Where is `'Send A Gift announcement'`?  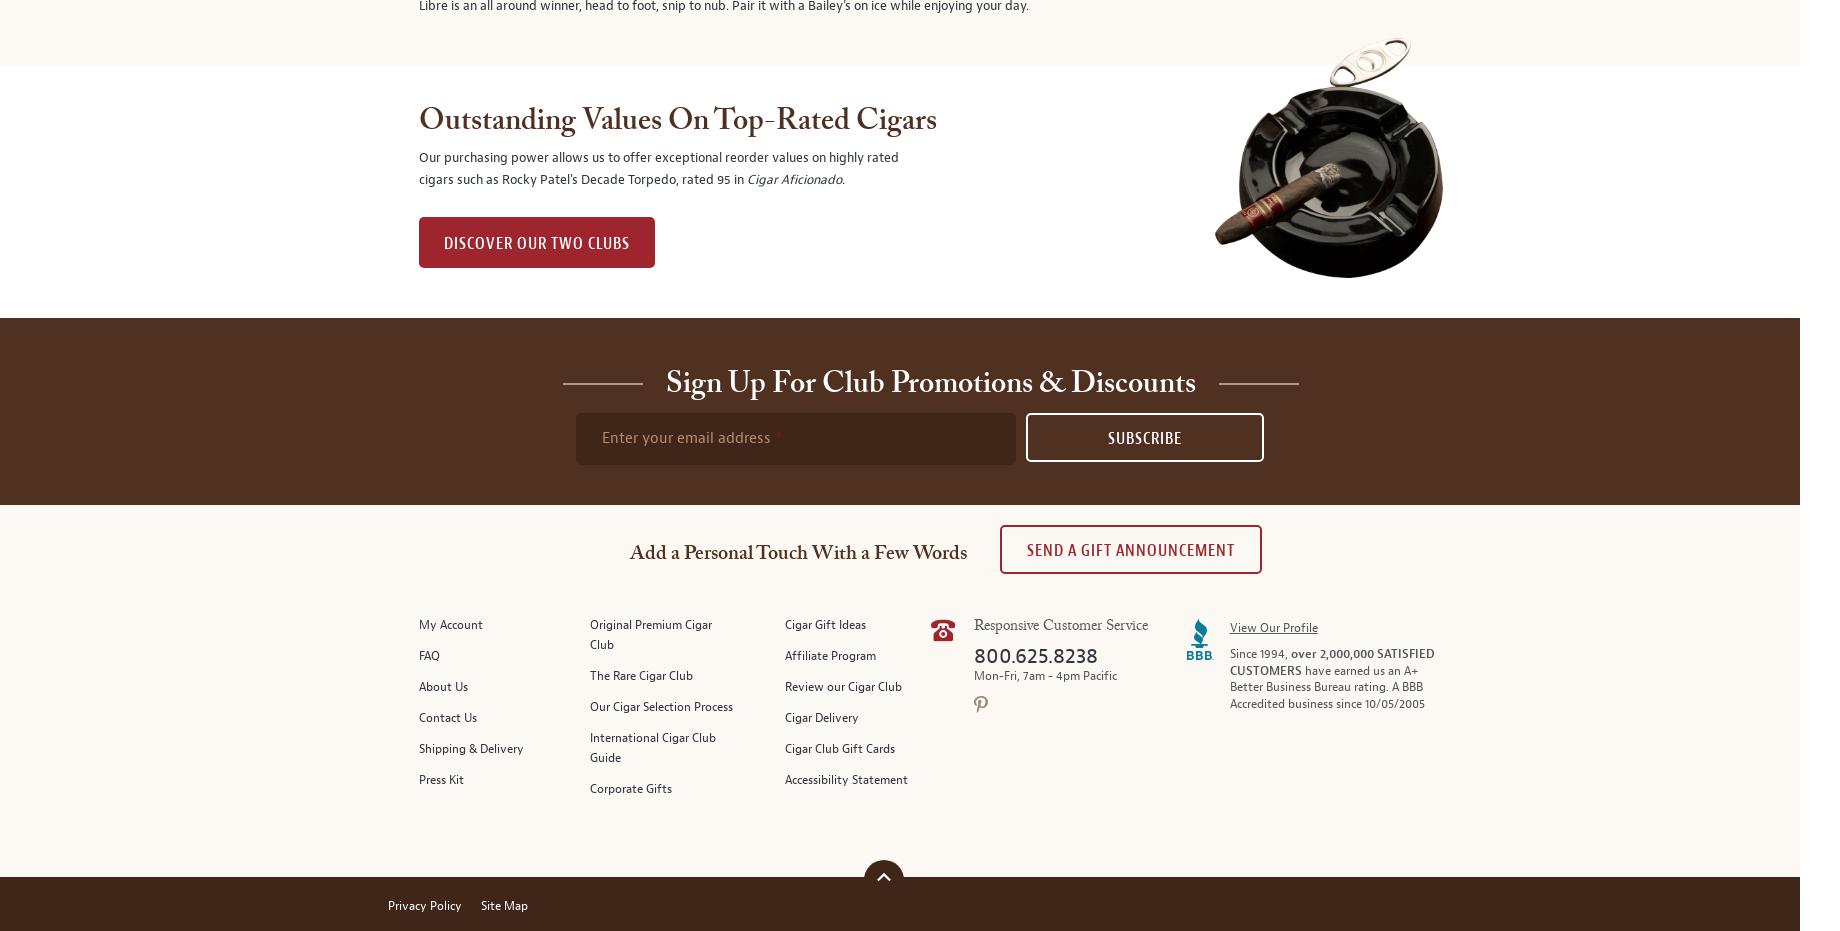 'Send A Gift announcement' is located at coordinates (1130, 549).